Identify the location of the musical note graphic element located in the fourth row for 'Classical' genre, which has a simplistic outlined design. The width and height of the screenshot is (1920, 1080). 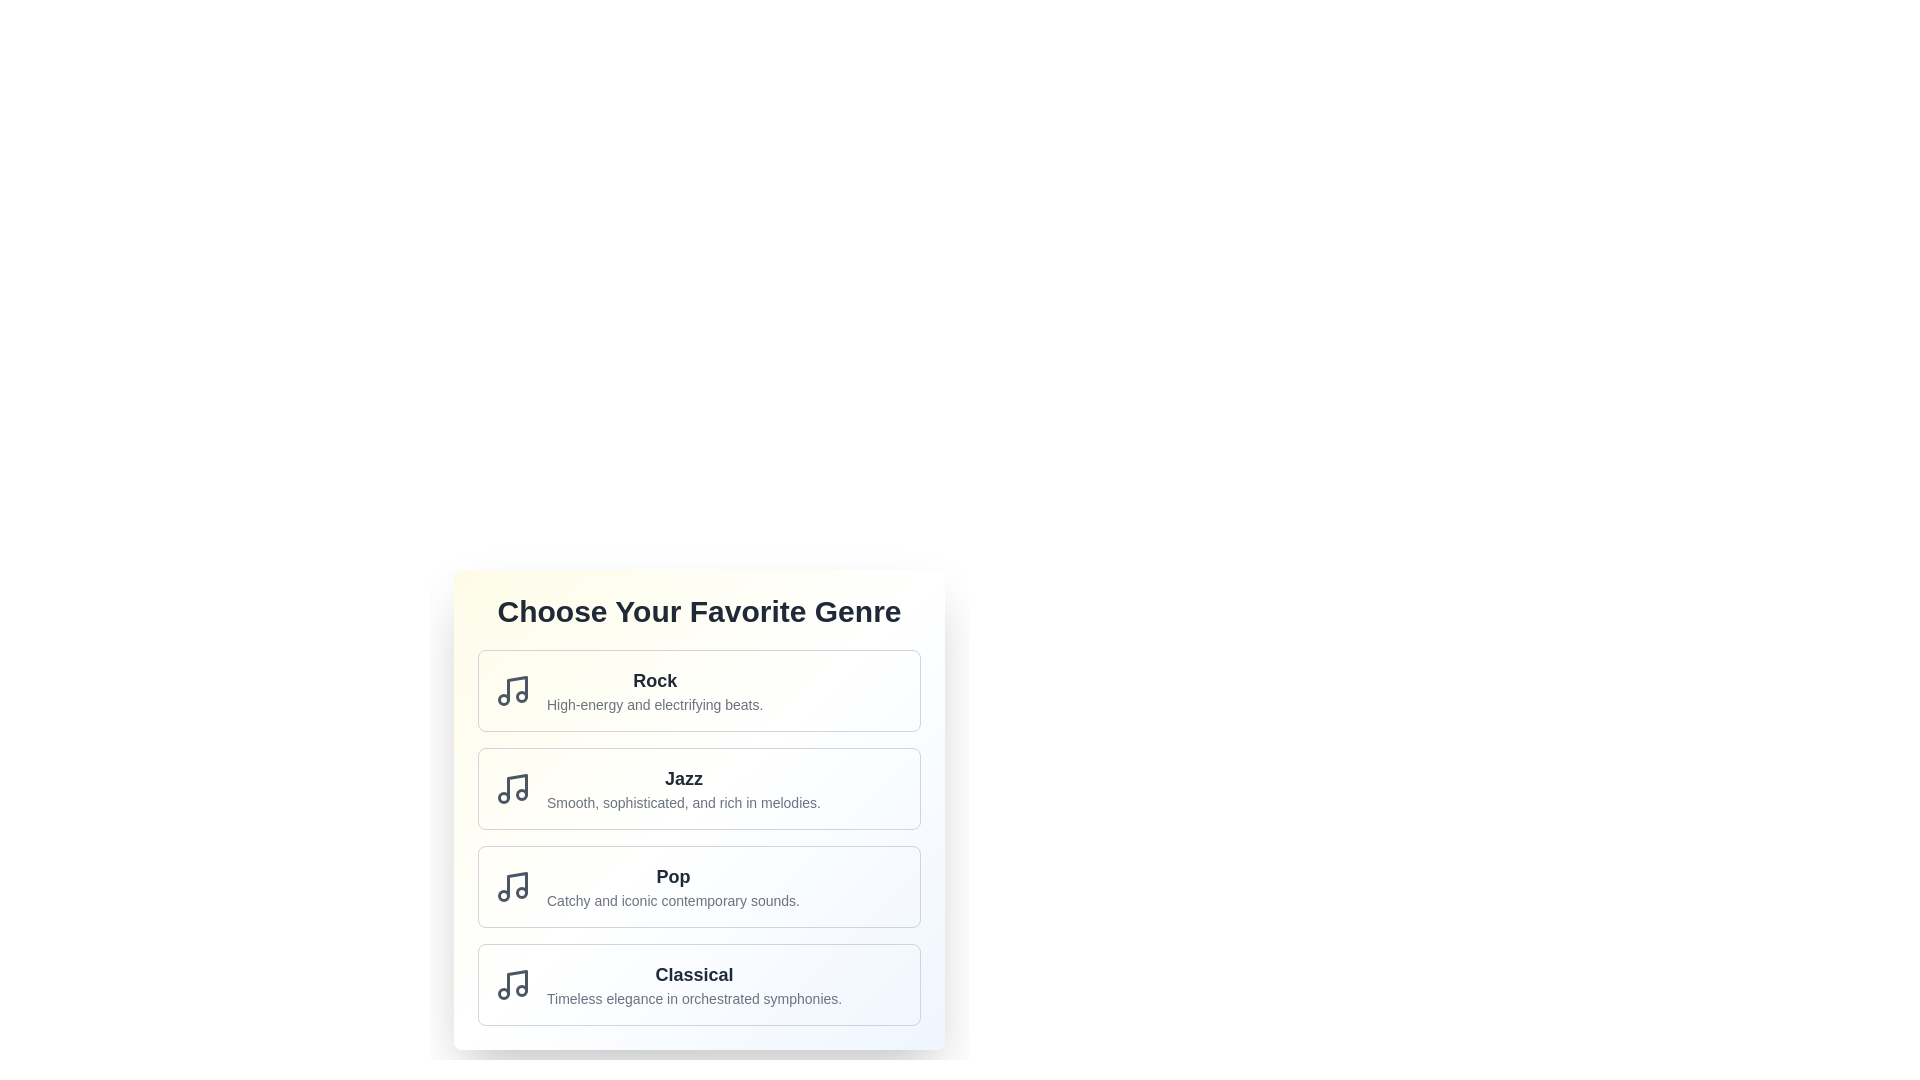
(517, 981).